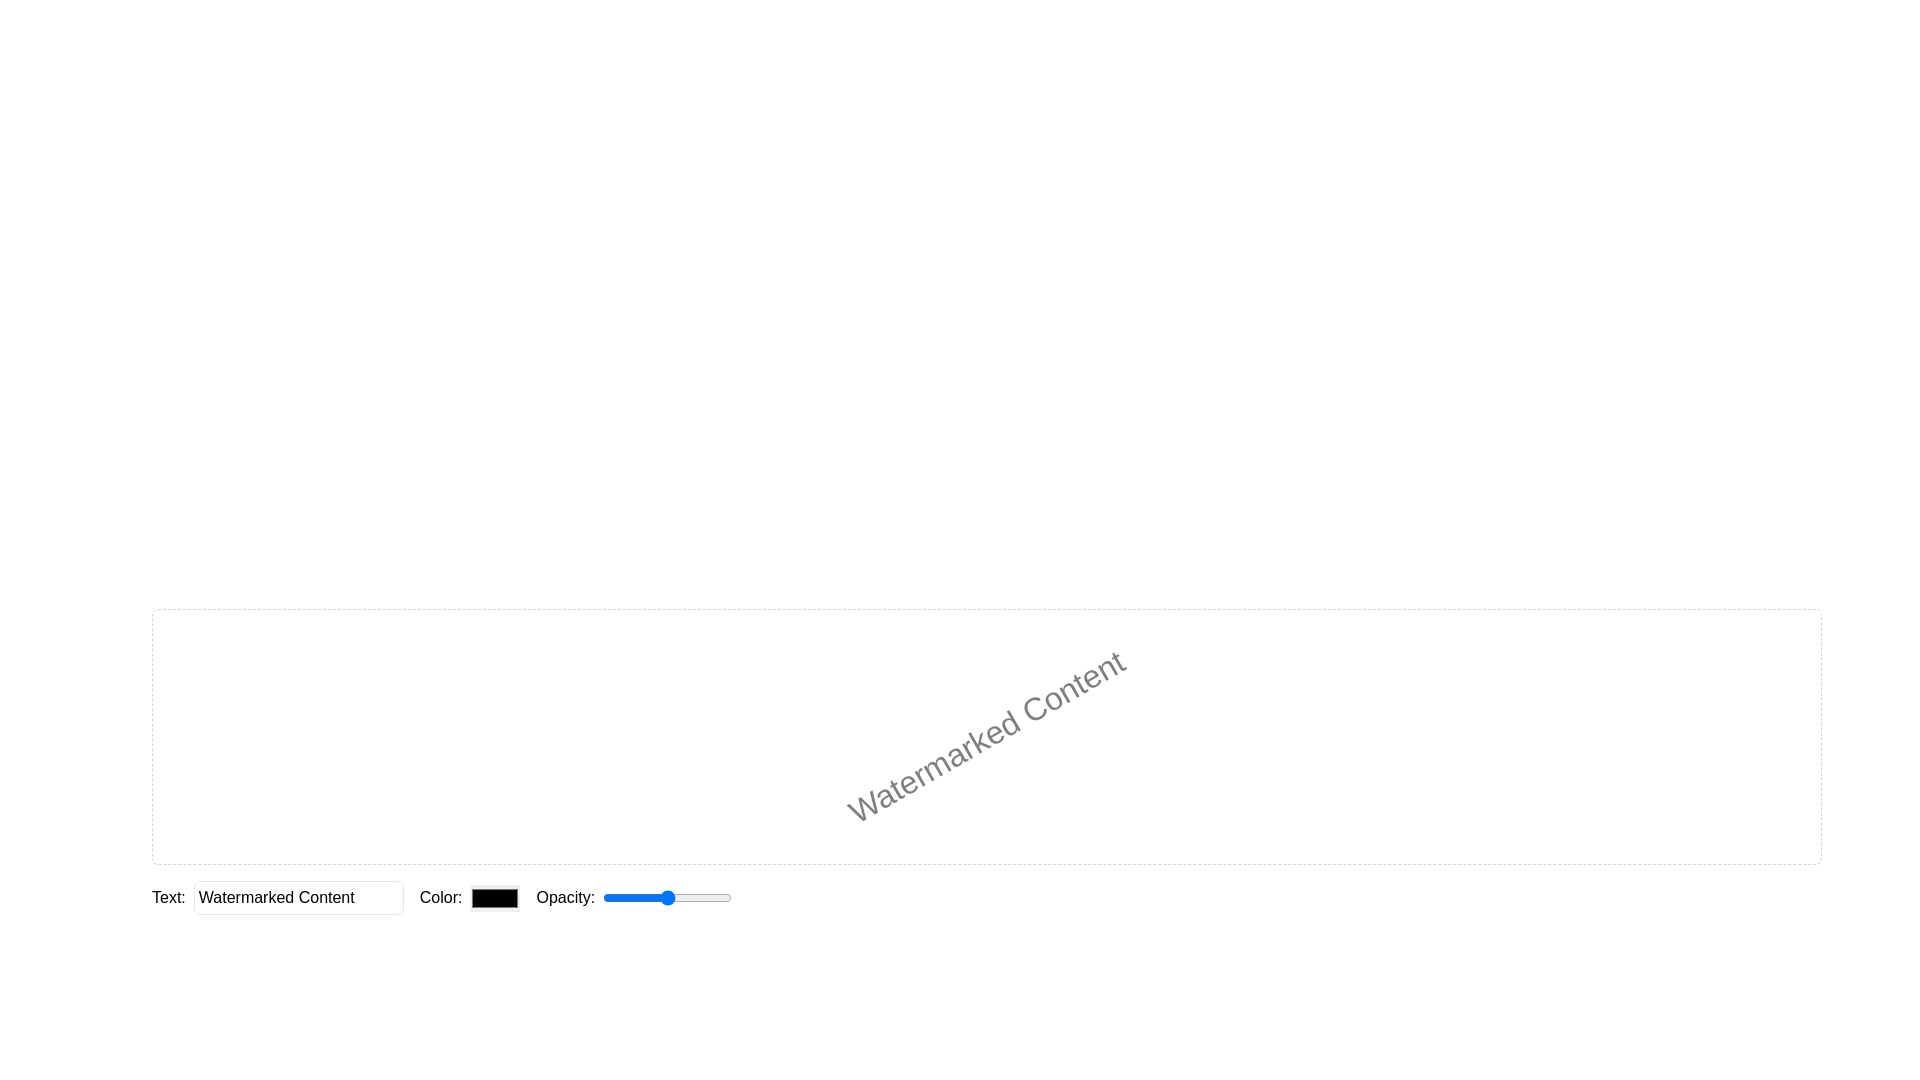 The image size is (1920, 1080). I want to click on the text label that reads 'Color:', which is aligned to the left of the color picker input field, so click(440, 897).